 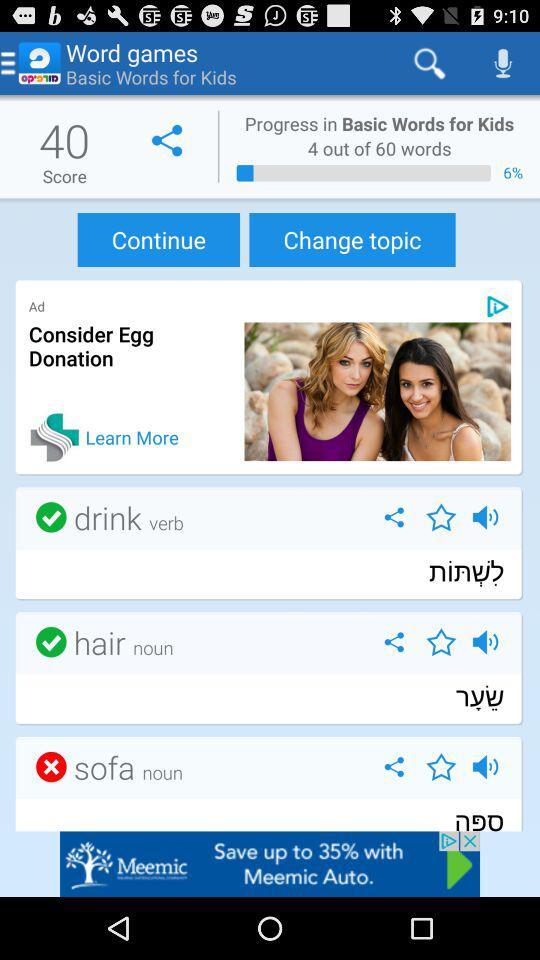 What do you see at coordinates (270, 863) in the screenshot?
I see `open advertisement` at bounding box center [270, 863].